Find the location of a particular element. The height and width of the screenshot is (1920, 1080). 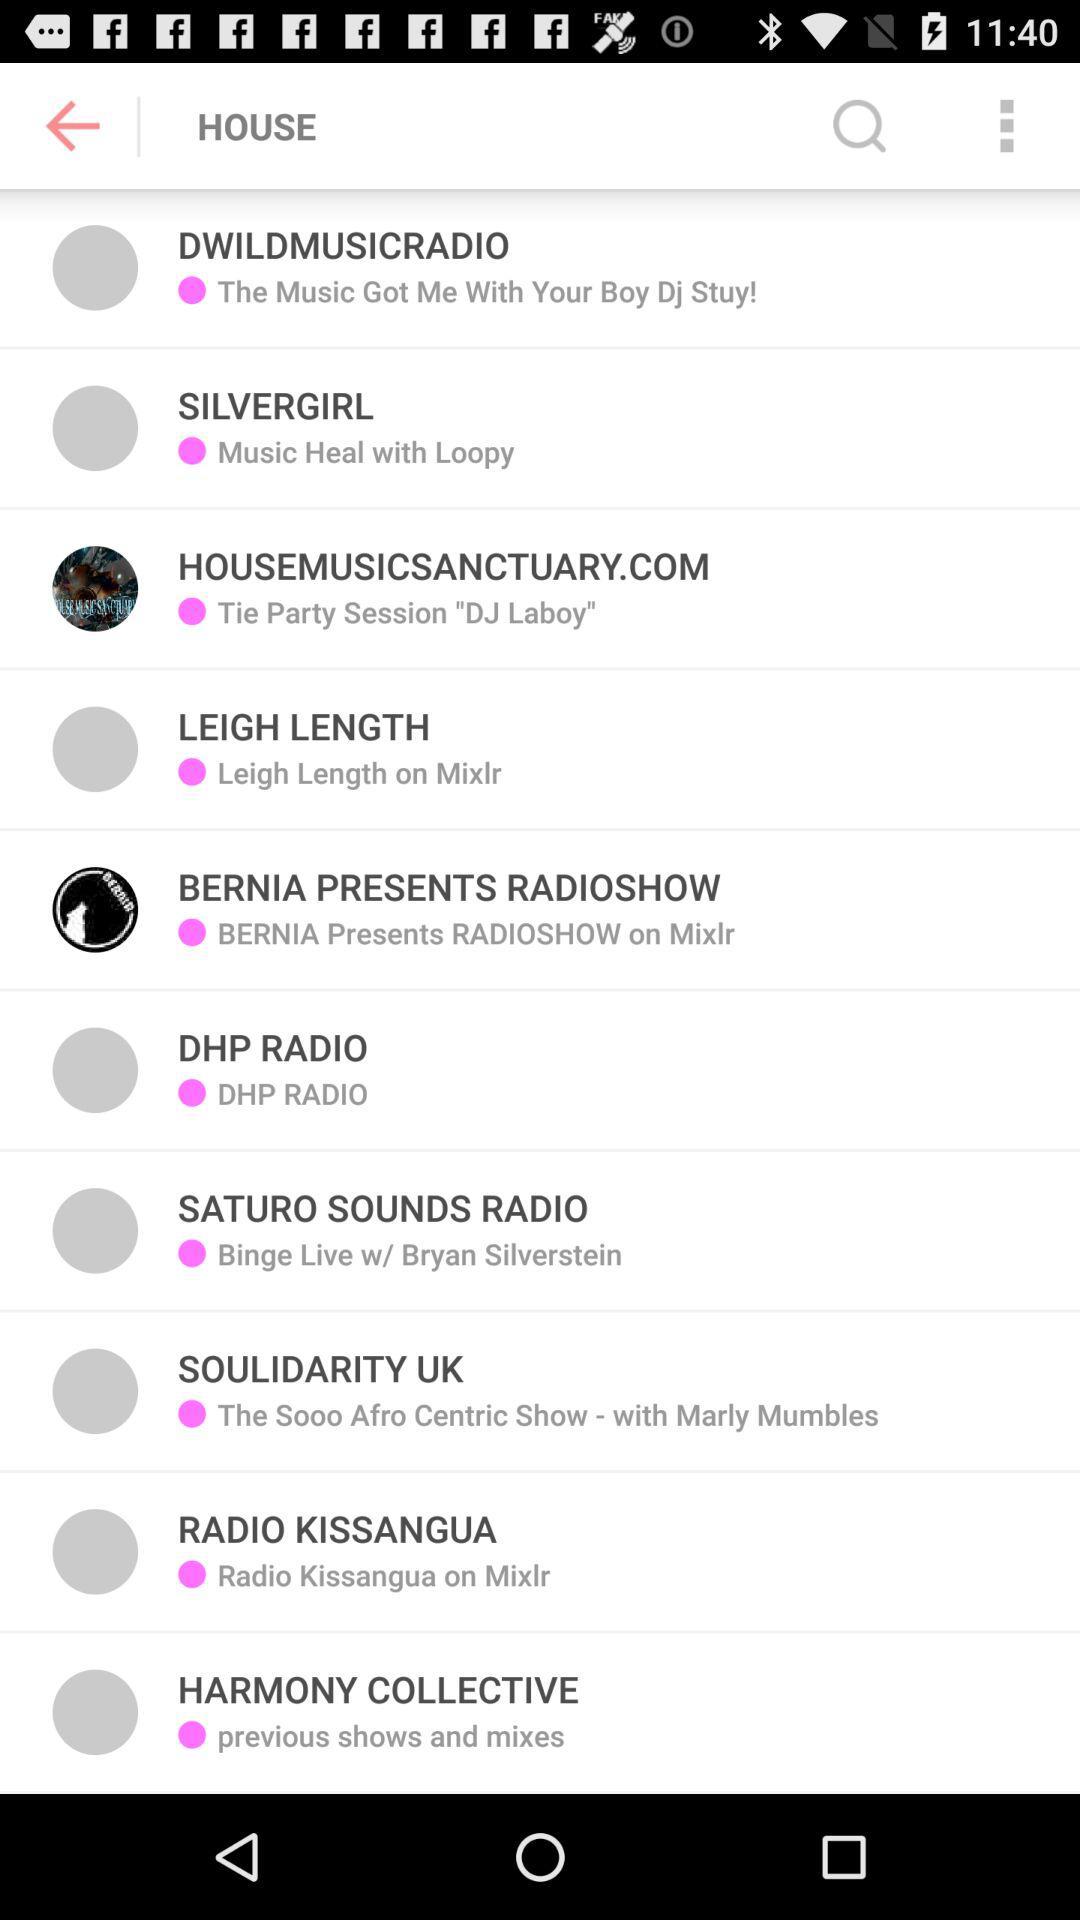

tie party session icon is located at coordinates (405, 626).